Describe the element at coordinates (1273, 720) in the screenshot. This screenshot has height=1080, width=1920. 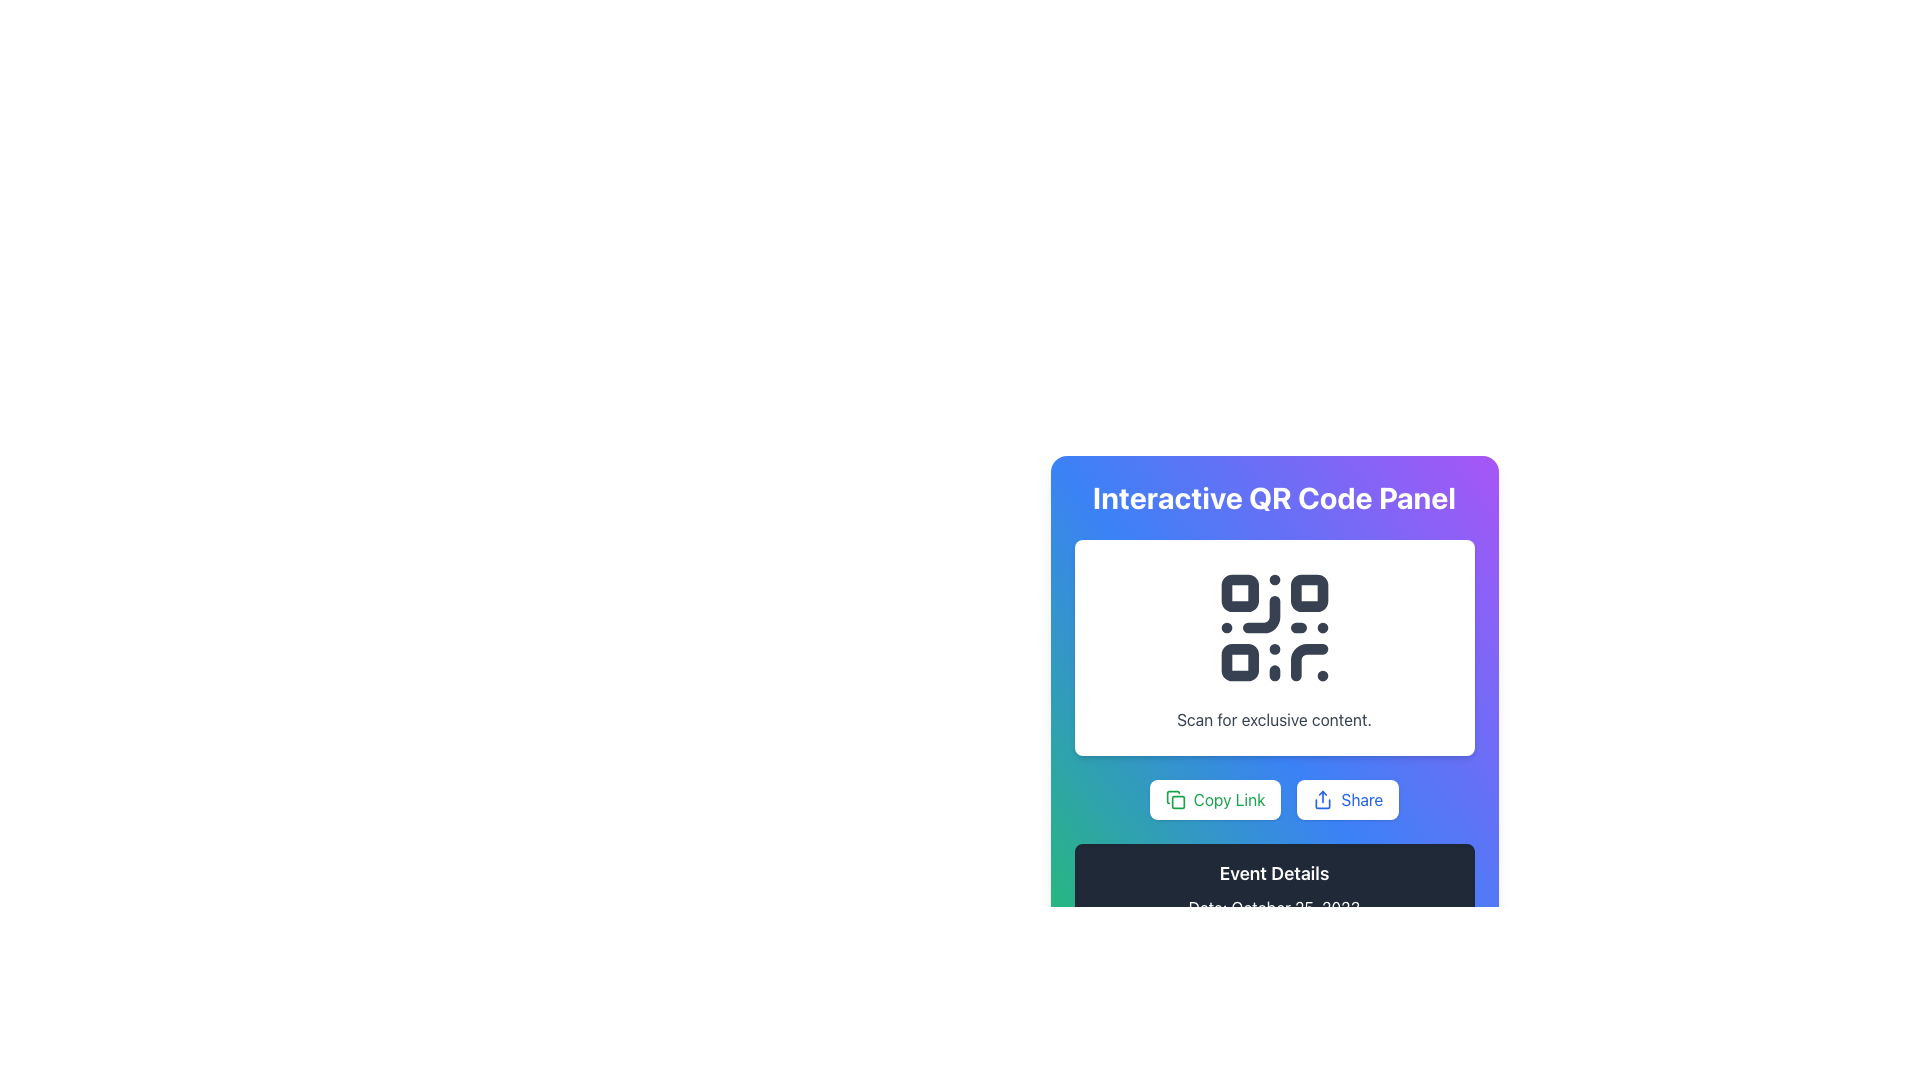
I see `the text label that reads 'Scan for exclusive content.', which is positioned centrally below the QR code illustration` at that location.